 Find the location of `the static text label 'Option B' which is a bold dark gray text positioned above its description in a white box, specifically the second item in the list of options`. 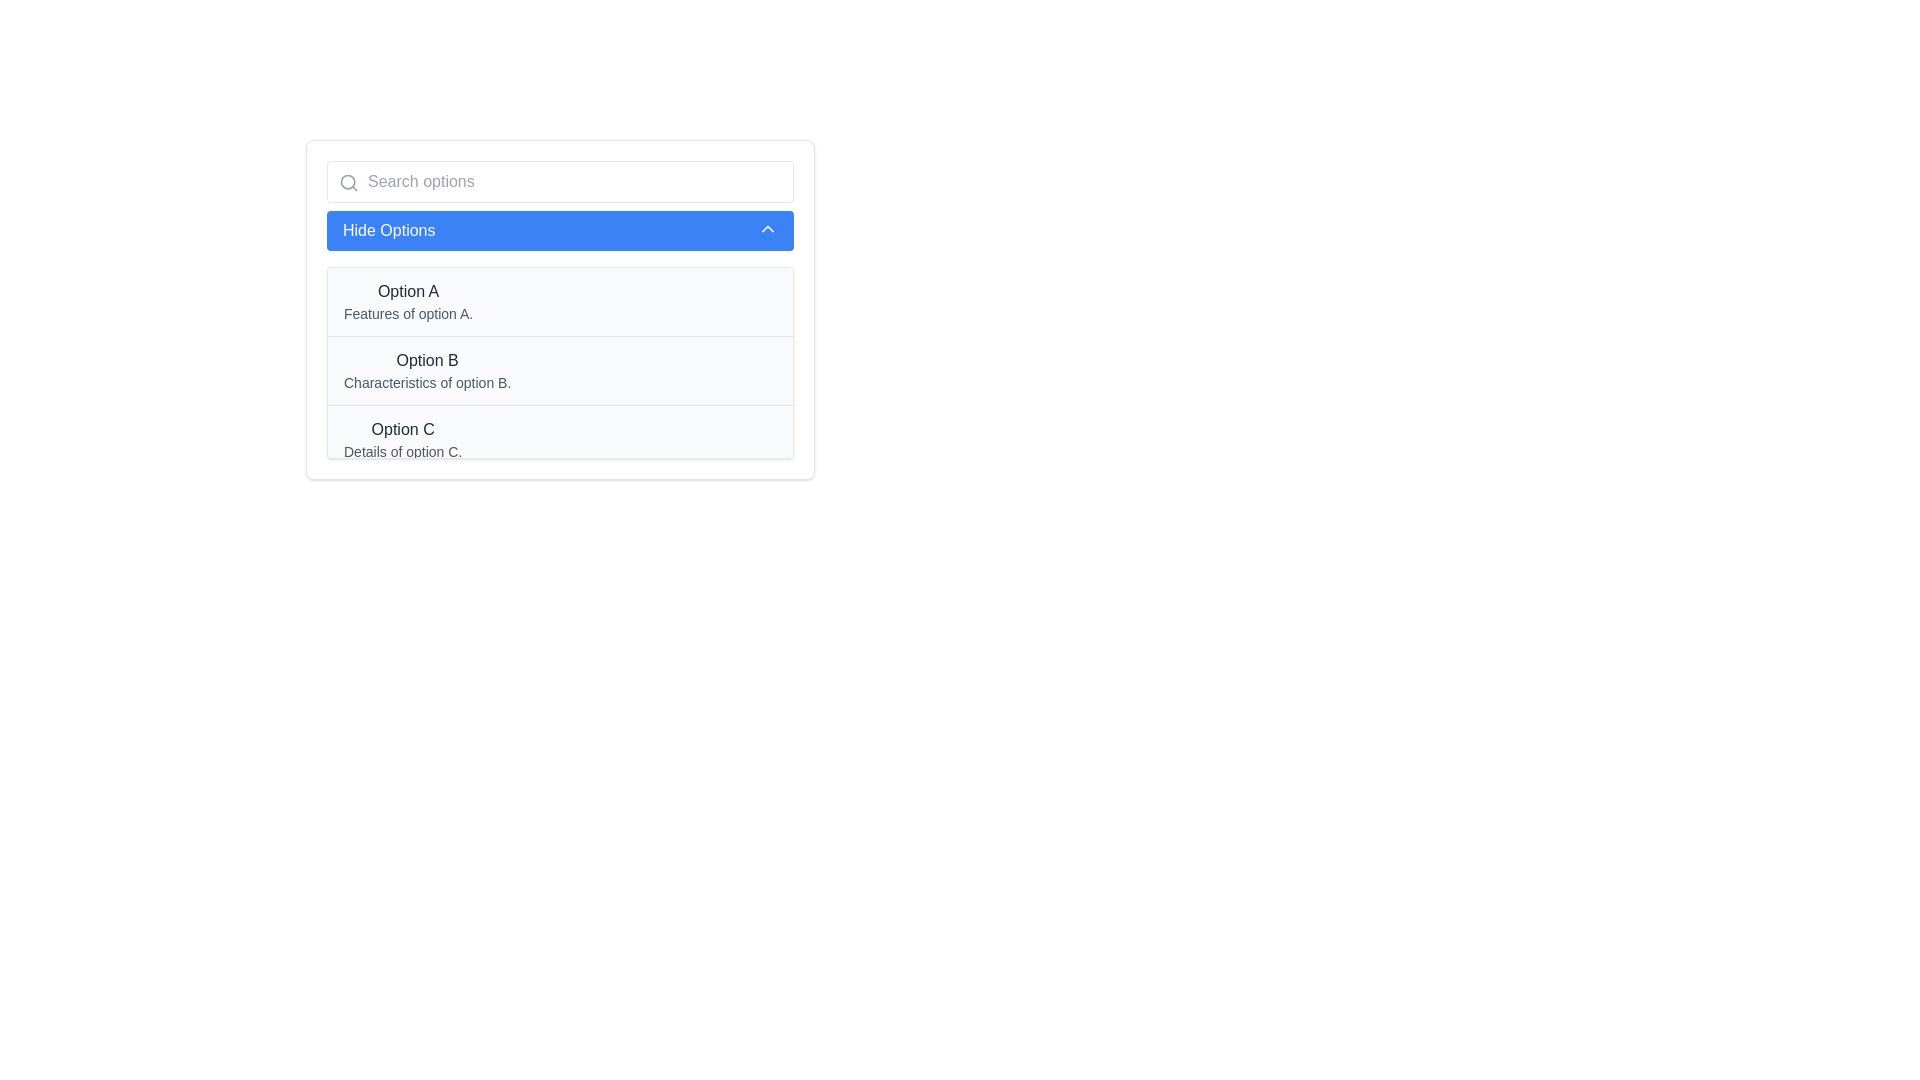

the static text label 'Option B' which is a bold dark gray text positioned above its description in a white box, specifically the second item in the list of options is located at coordinates (426, 361).